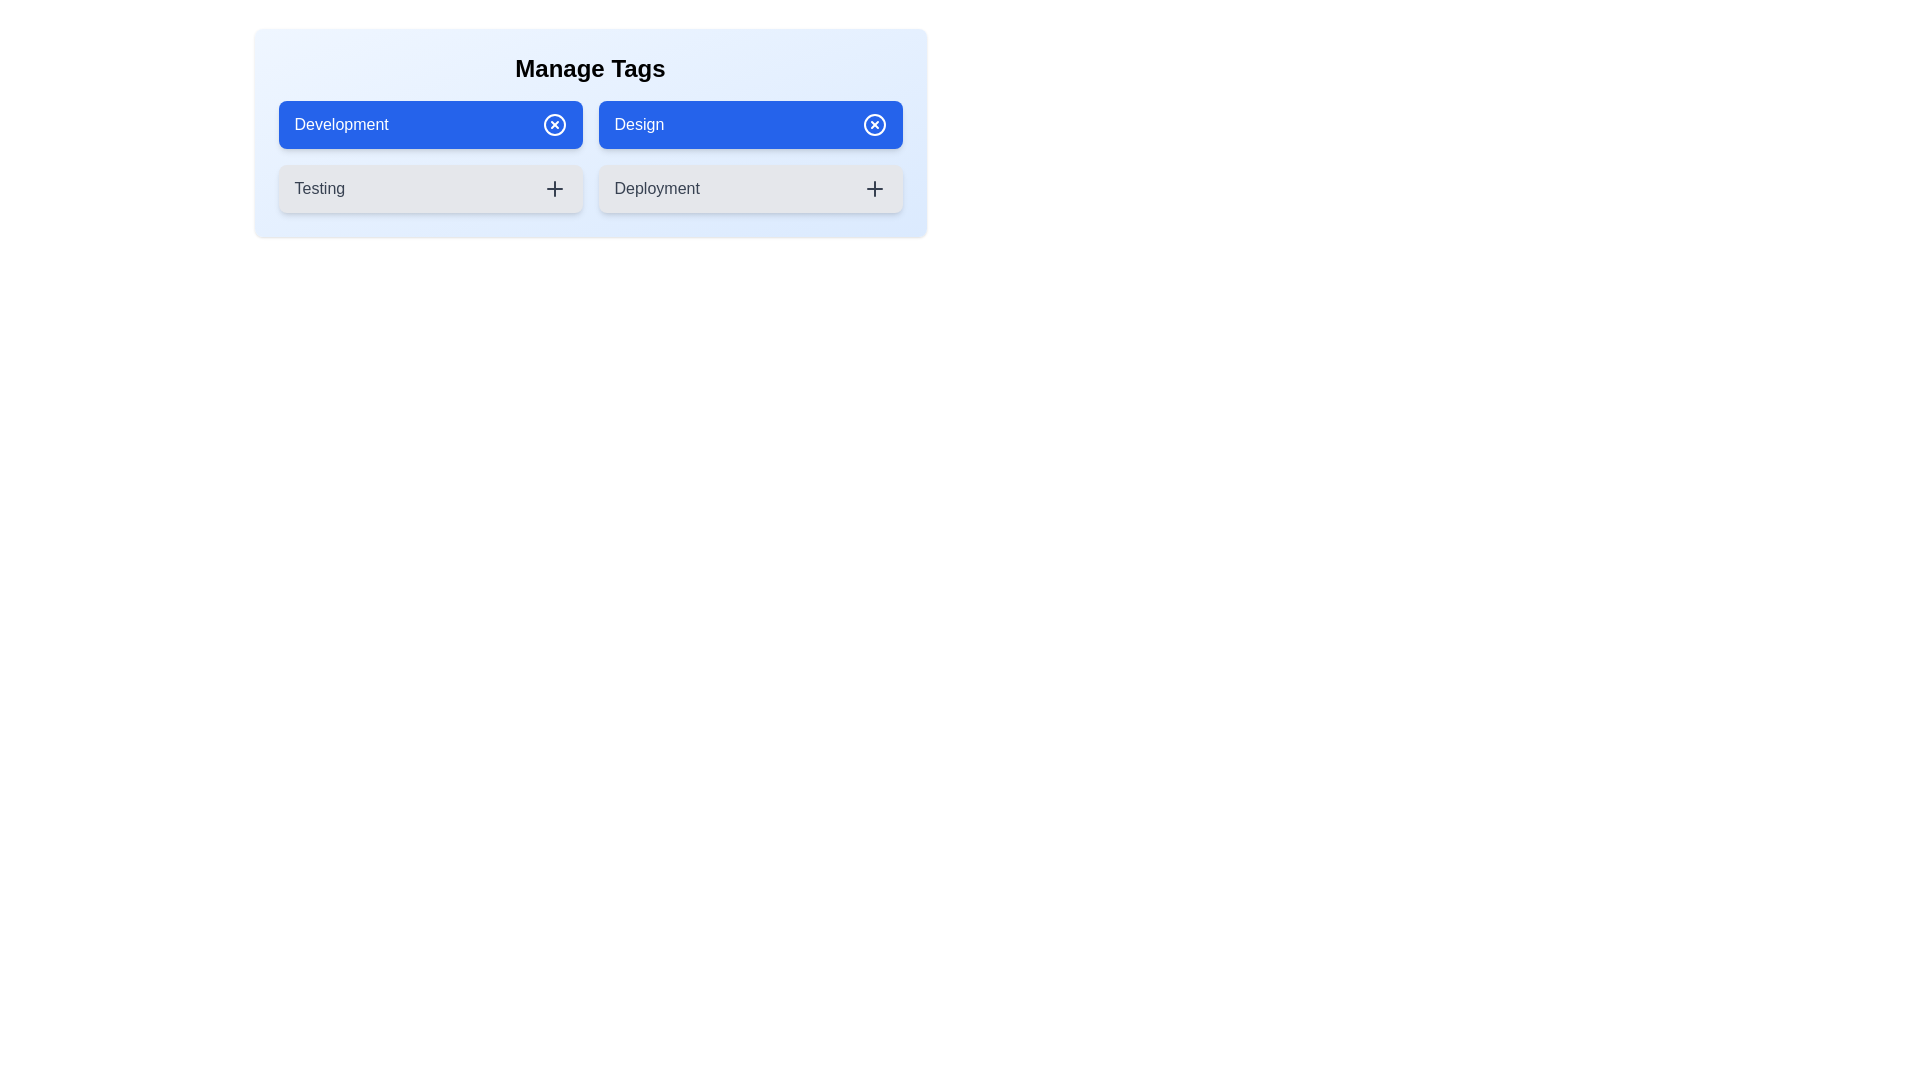 The width and height of the screenshot is (1920, 1080). What do you see at coordinates (749, 189) in the screenshot?
I see `the tag labeled Deployment to toggle its state` at bounding box center [749, 189].